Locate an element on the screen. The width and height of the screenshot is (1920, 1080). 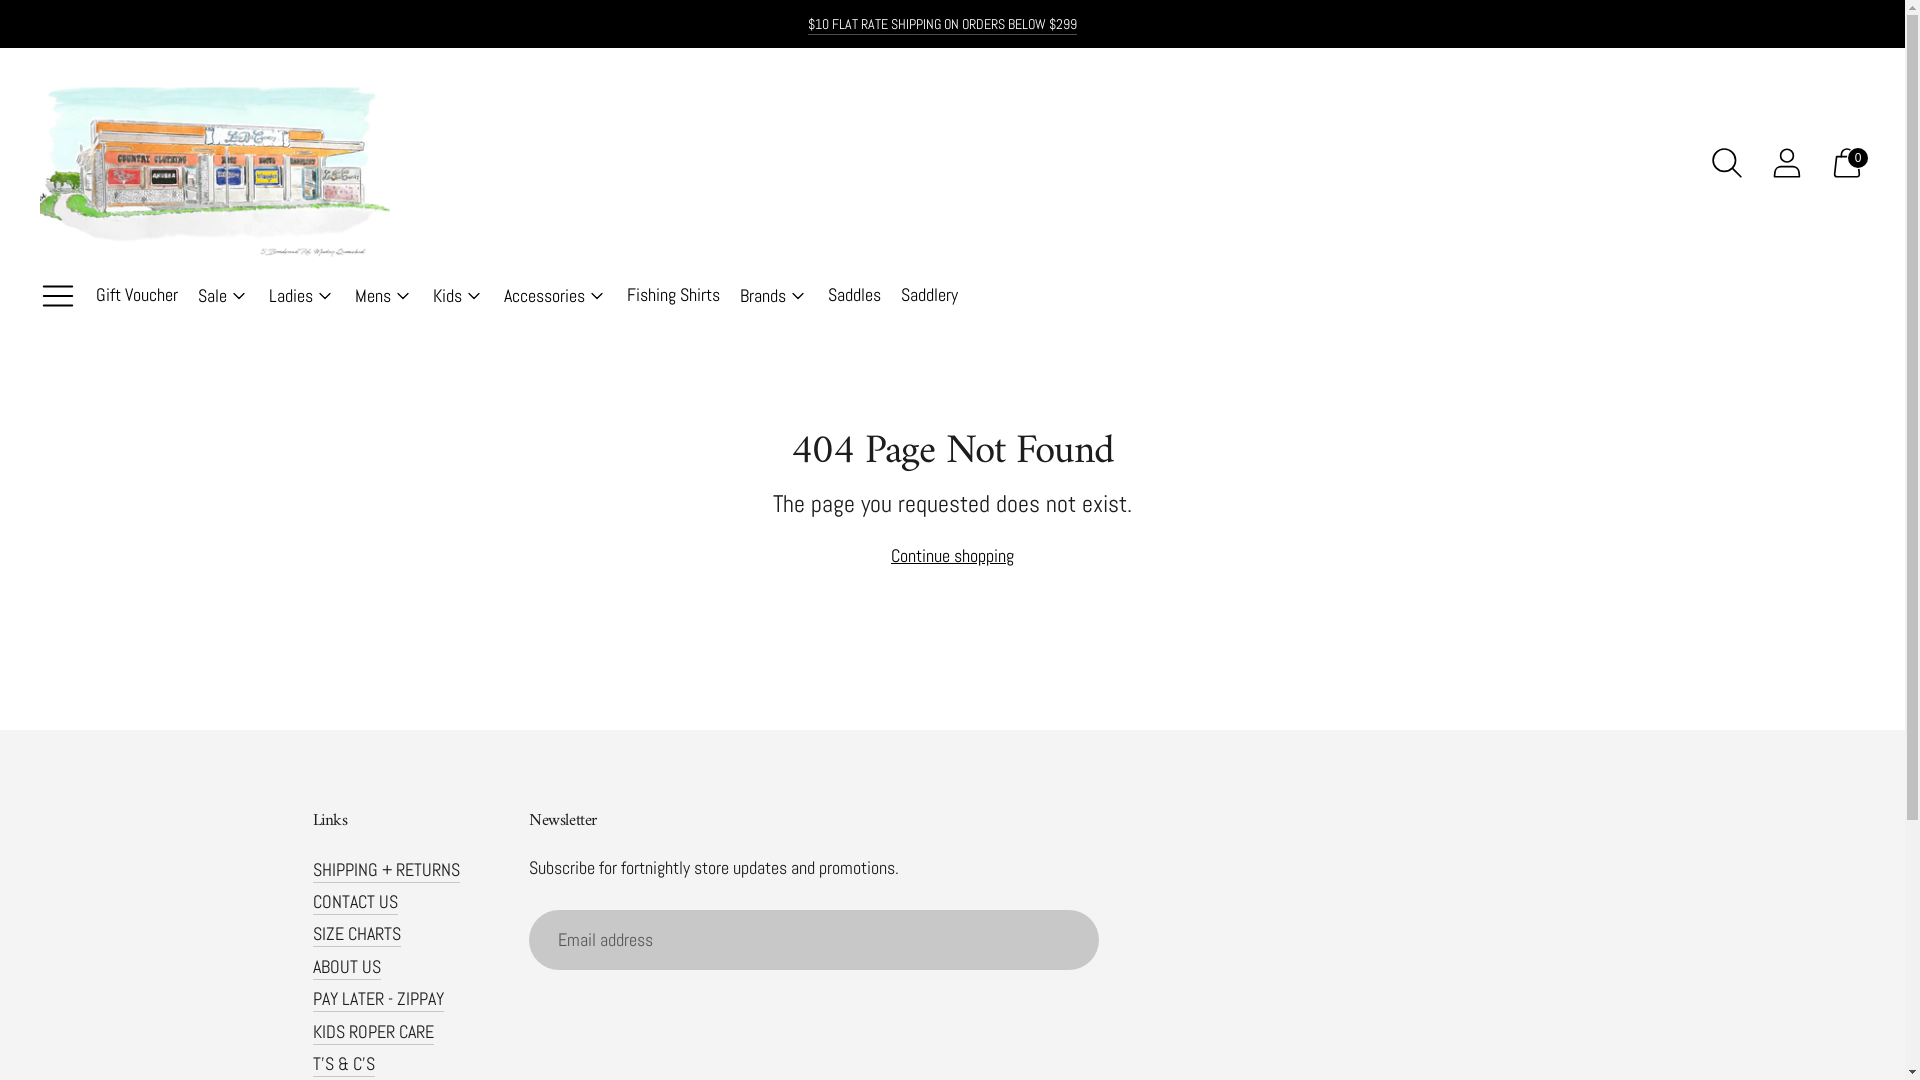
'Kids' is located at coordinates (457, 296).